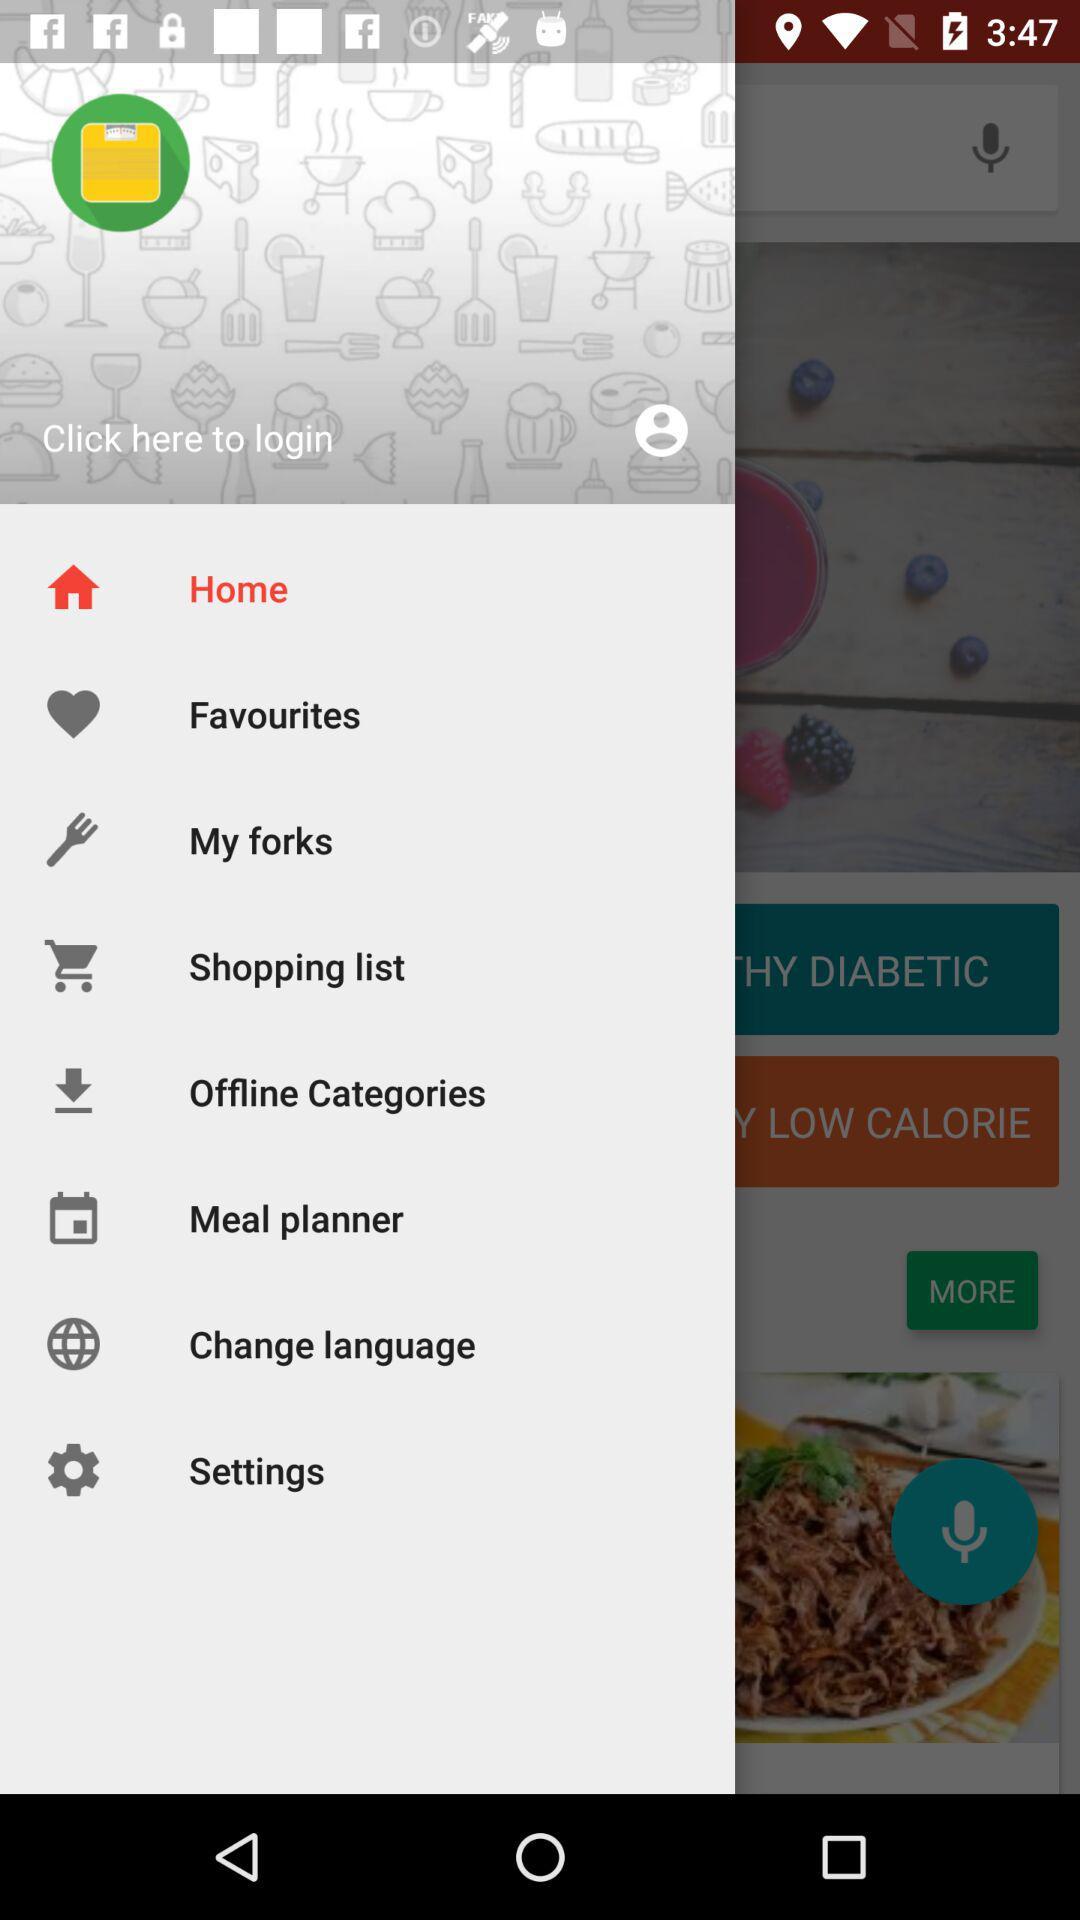  I want to click on the voice recorder icon, so click(991, 146).